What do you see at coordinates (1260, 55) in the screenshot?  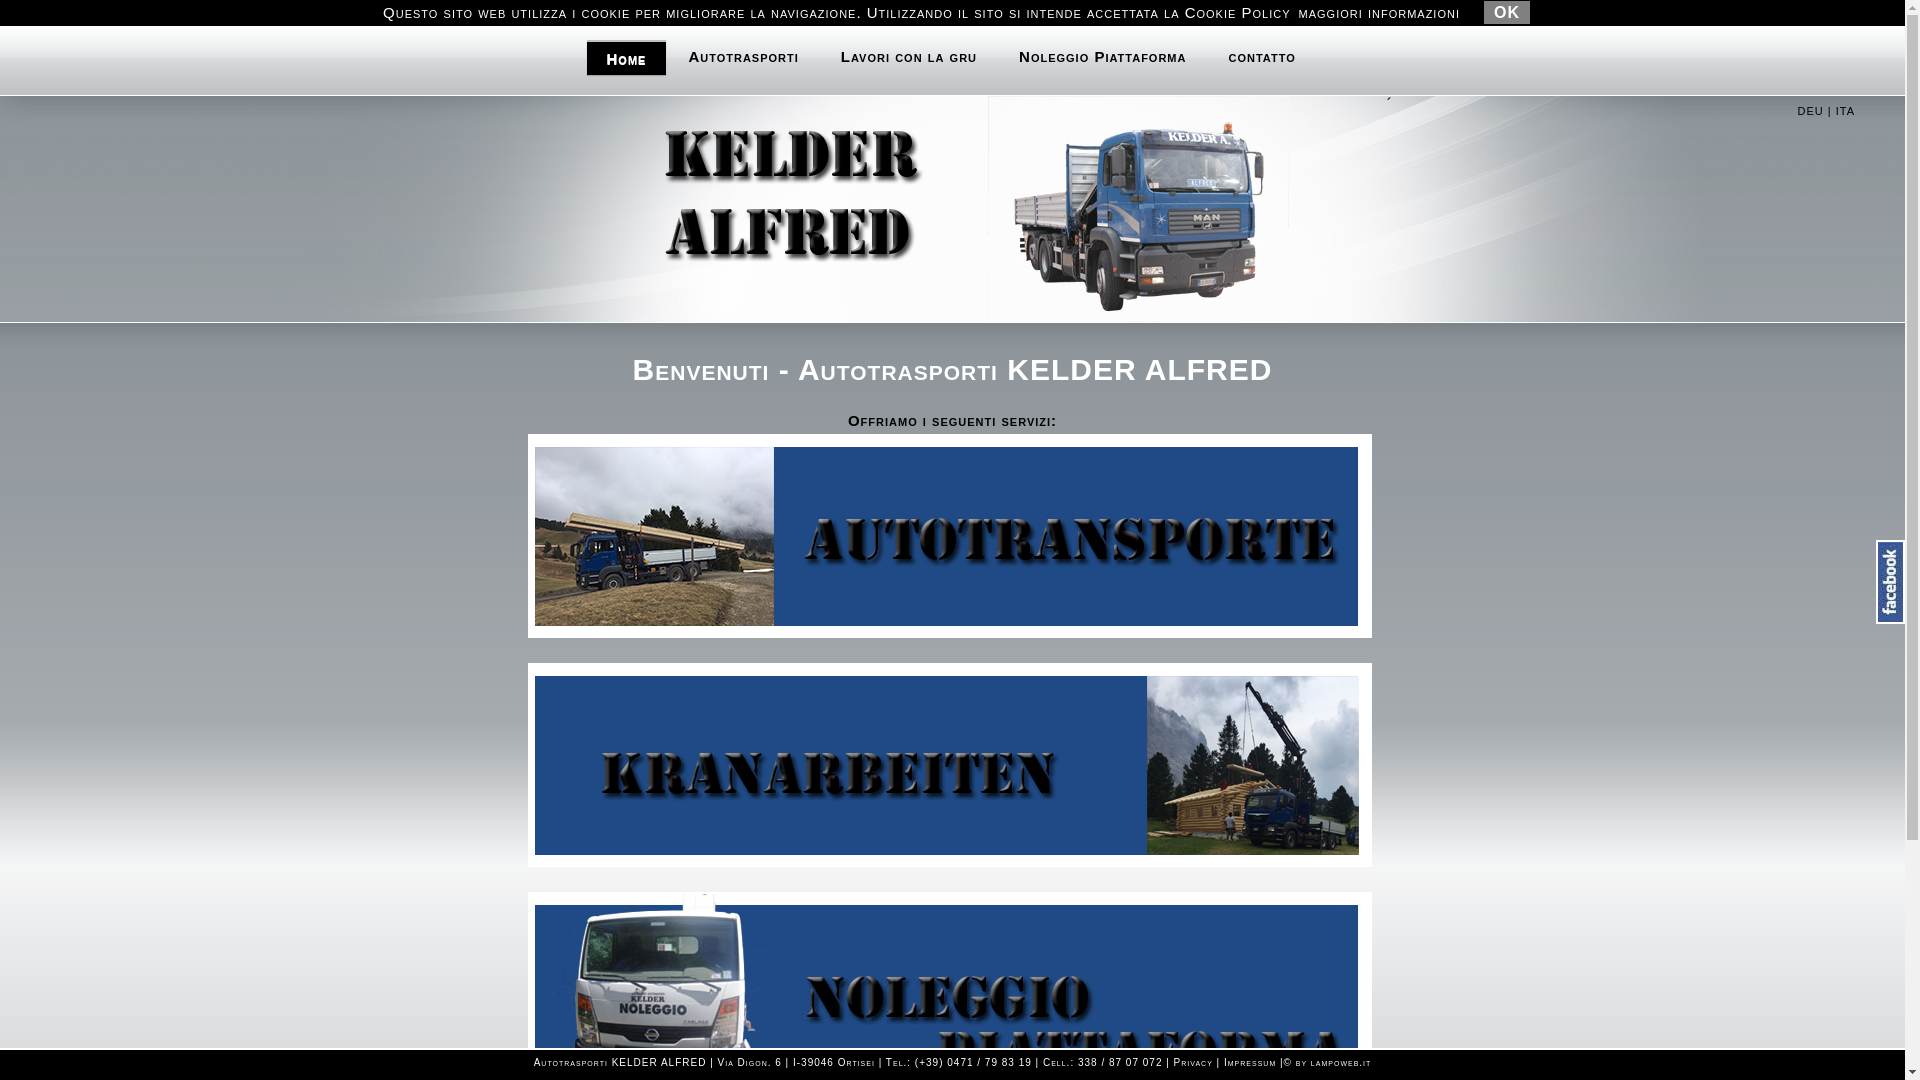 I see `'contatto'` at bounding box center [1260, 55].